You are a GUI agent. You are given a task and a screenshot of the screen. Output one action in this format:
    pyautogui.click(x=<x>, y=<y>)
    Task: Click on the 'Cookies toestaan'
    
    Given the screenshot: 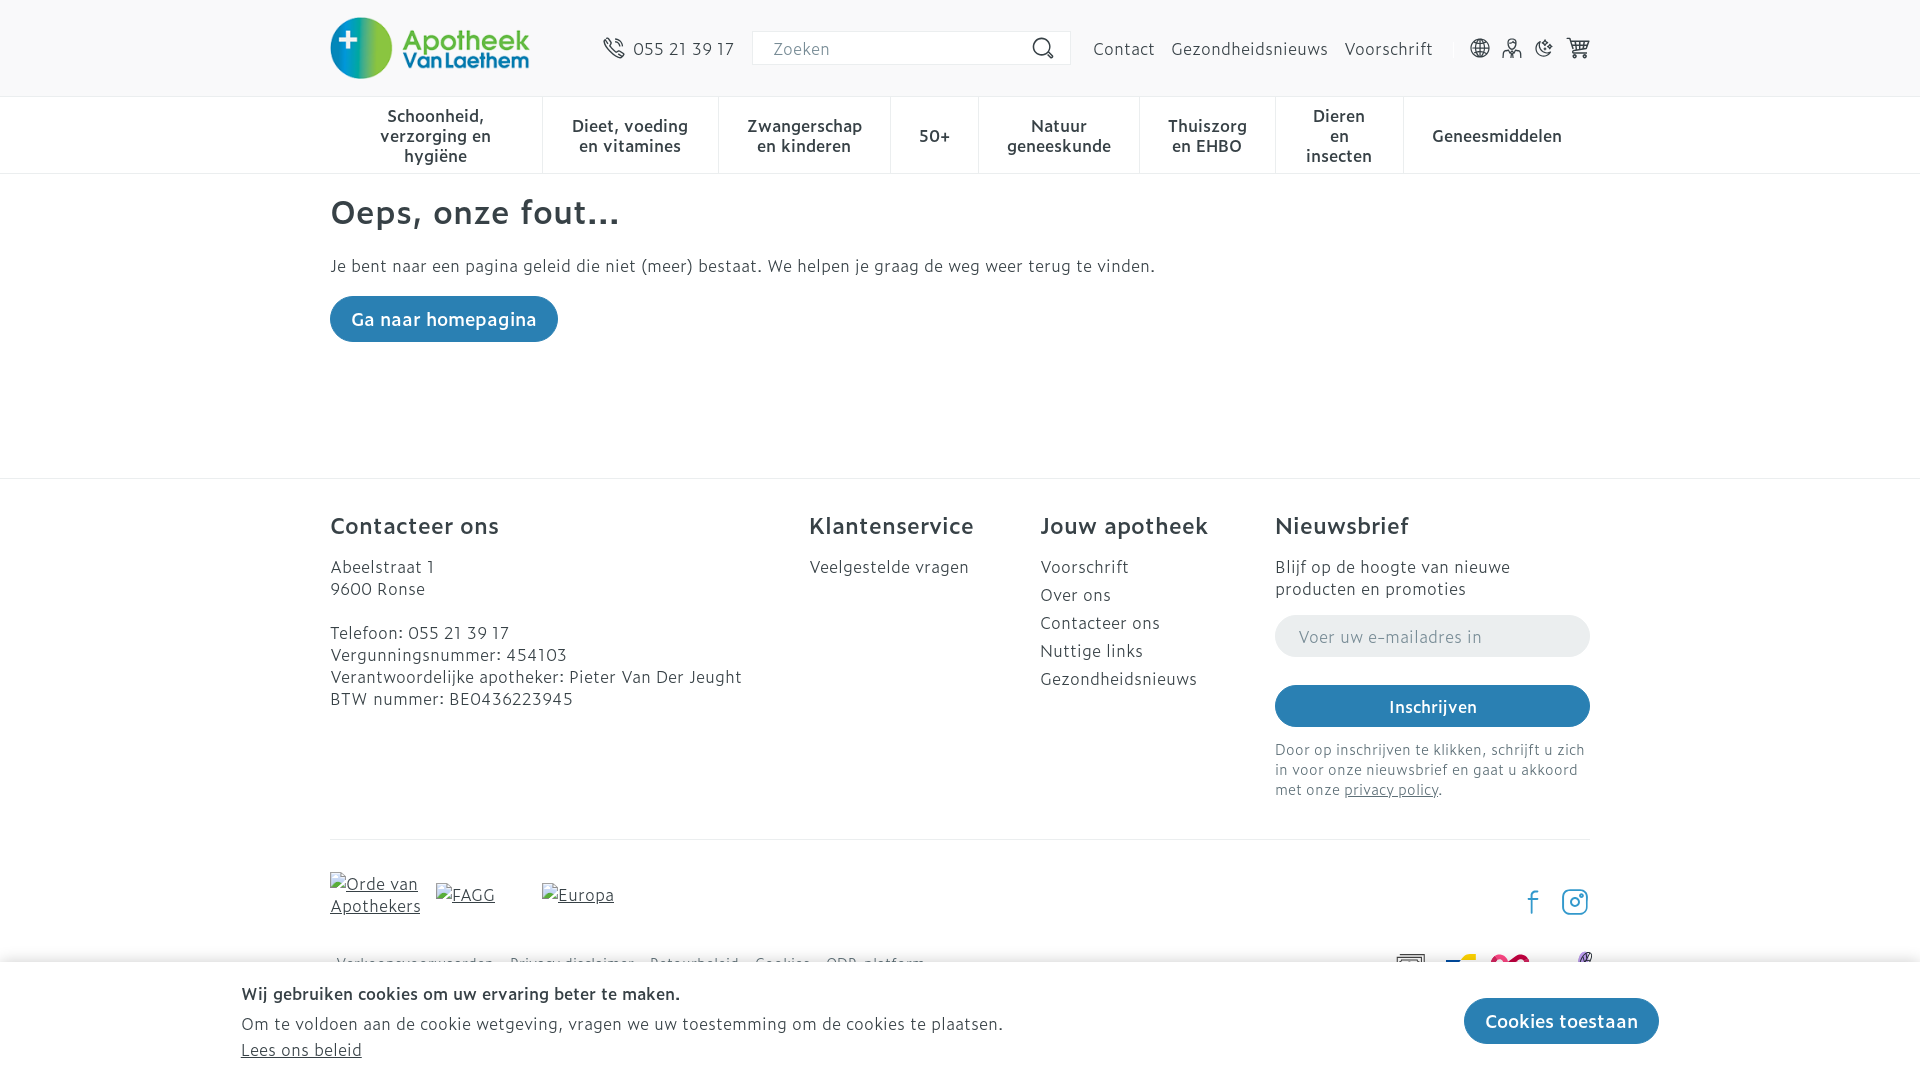 What is the action you would take?
    pyautogui.click(x=1560, y=1021)
    